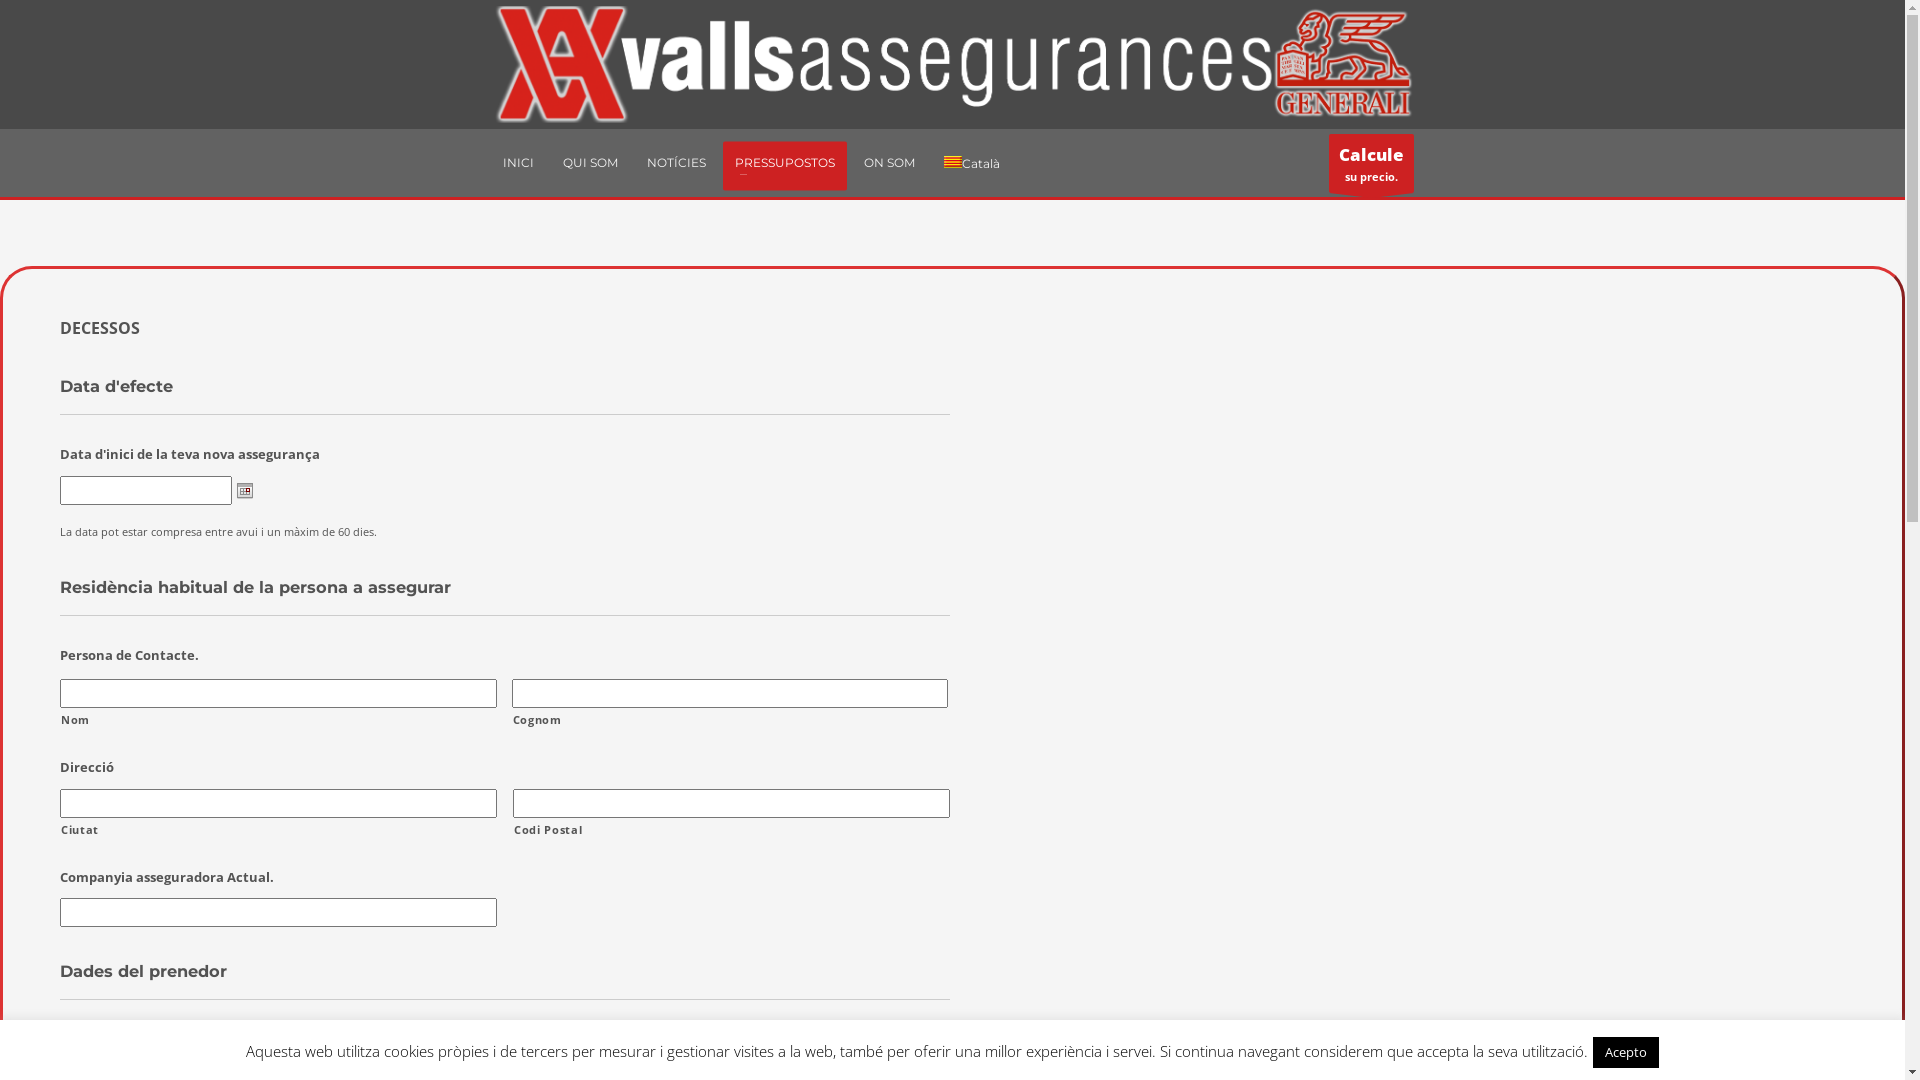  Describe the element at coordinates (888, 161) in the screenshot. I see `'ON SOM'` at that location.